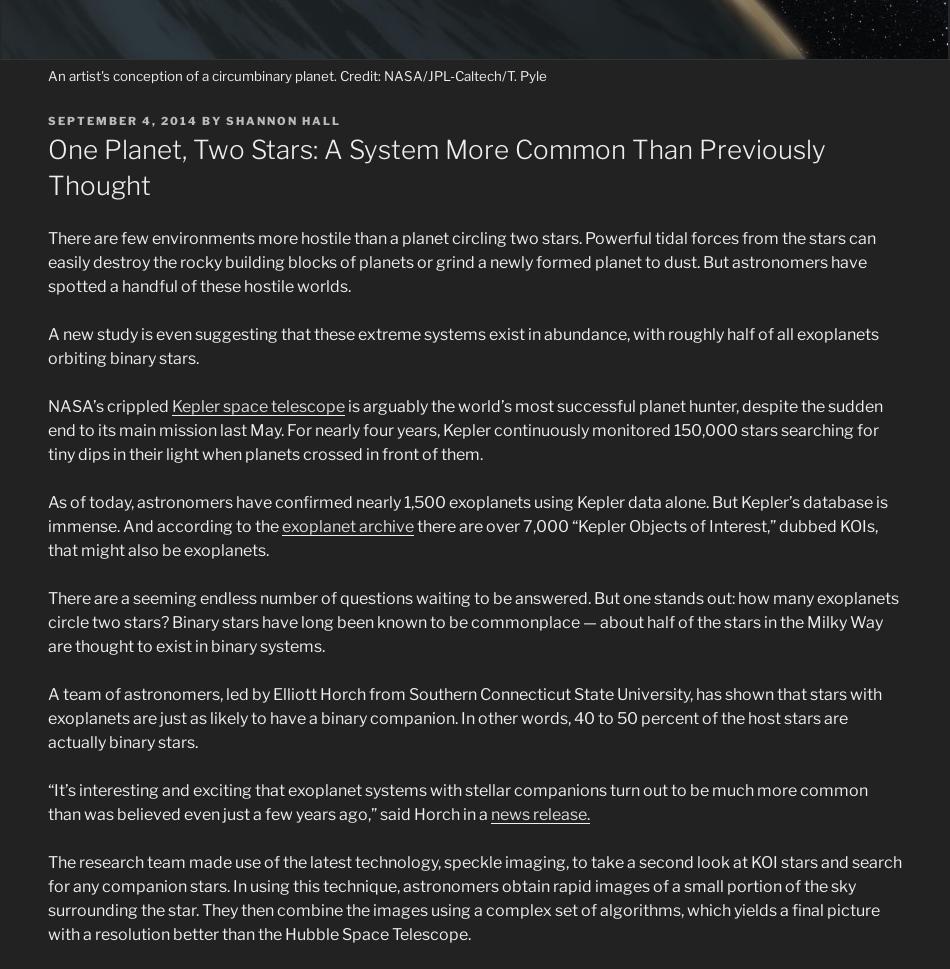  Describe the element at coordinates (282, 119) in the screenshot. I see `'Shannon Hall'` at that location.